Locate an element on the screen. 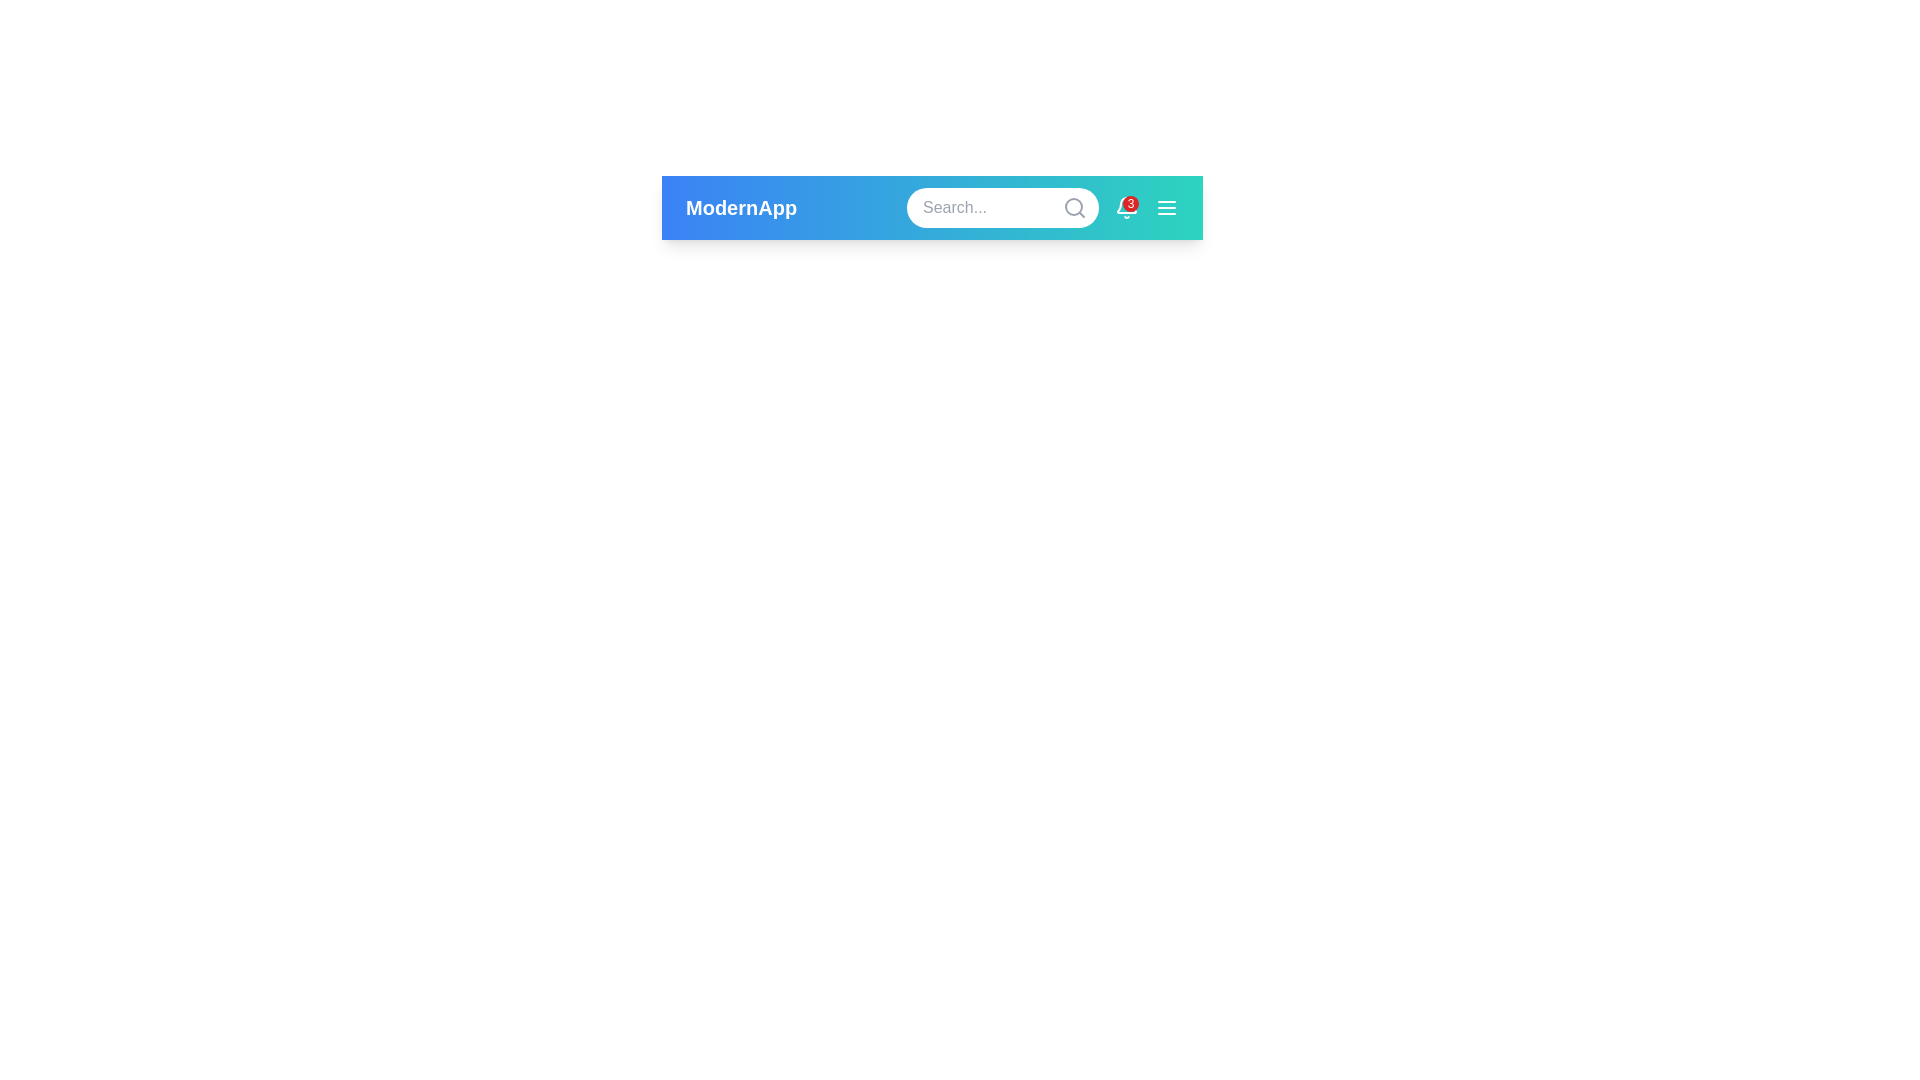  the notification bell to view notifications is located at coordinates (1127, 208).